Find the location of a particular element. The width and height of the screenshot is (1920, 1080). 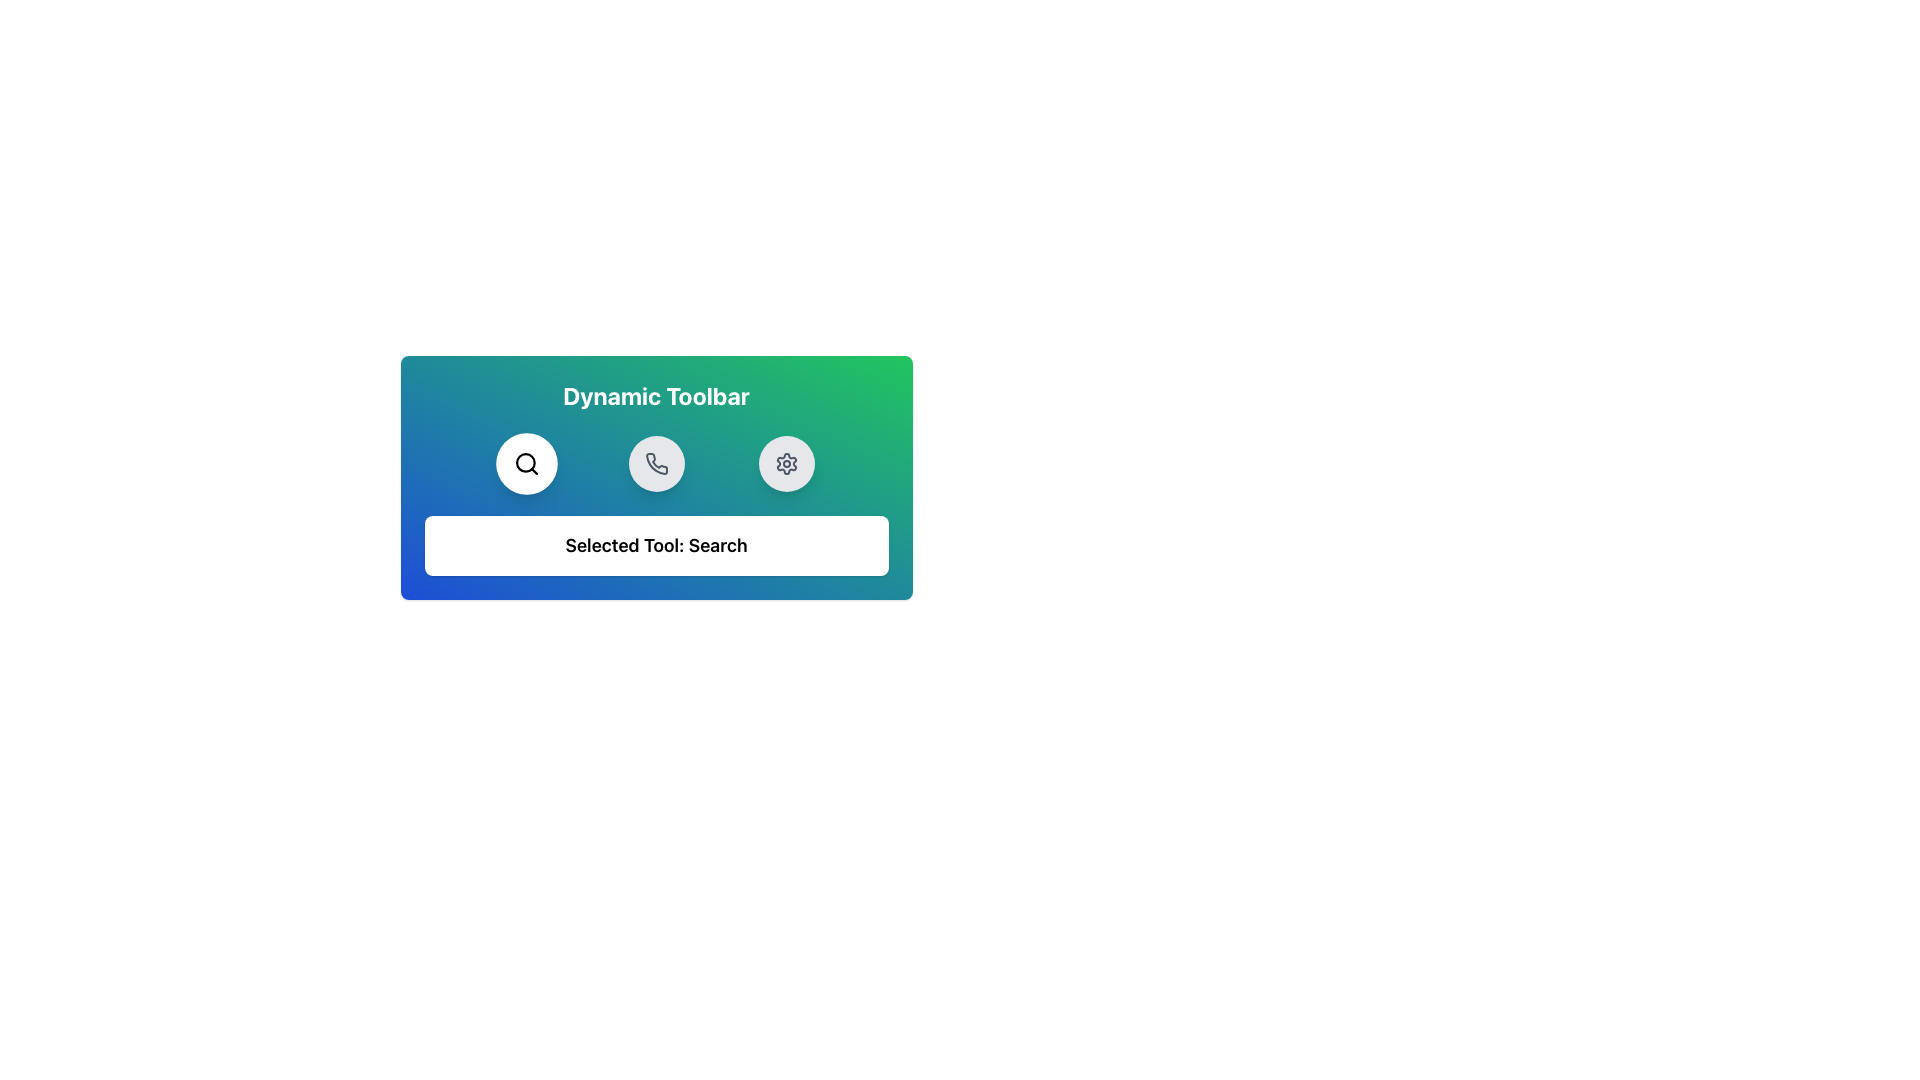

the search icon button, which is a circular icon with a magnifying glass located in the leftmost position of the 'Dynamic Toolbar' is located at coordinates (526, 463).